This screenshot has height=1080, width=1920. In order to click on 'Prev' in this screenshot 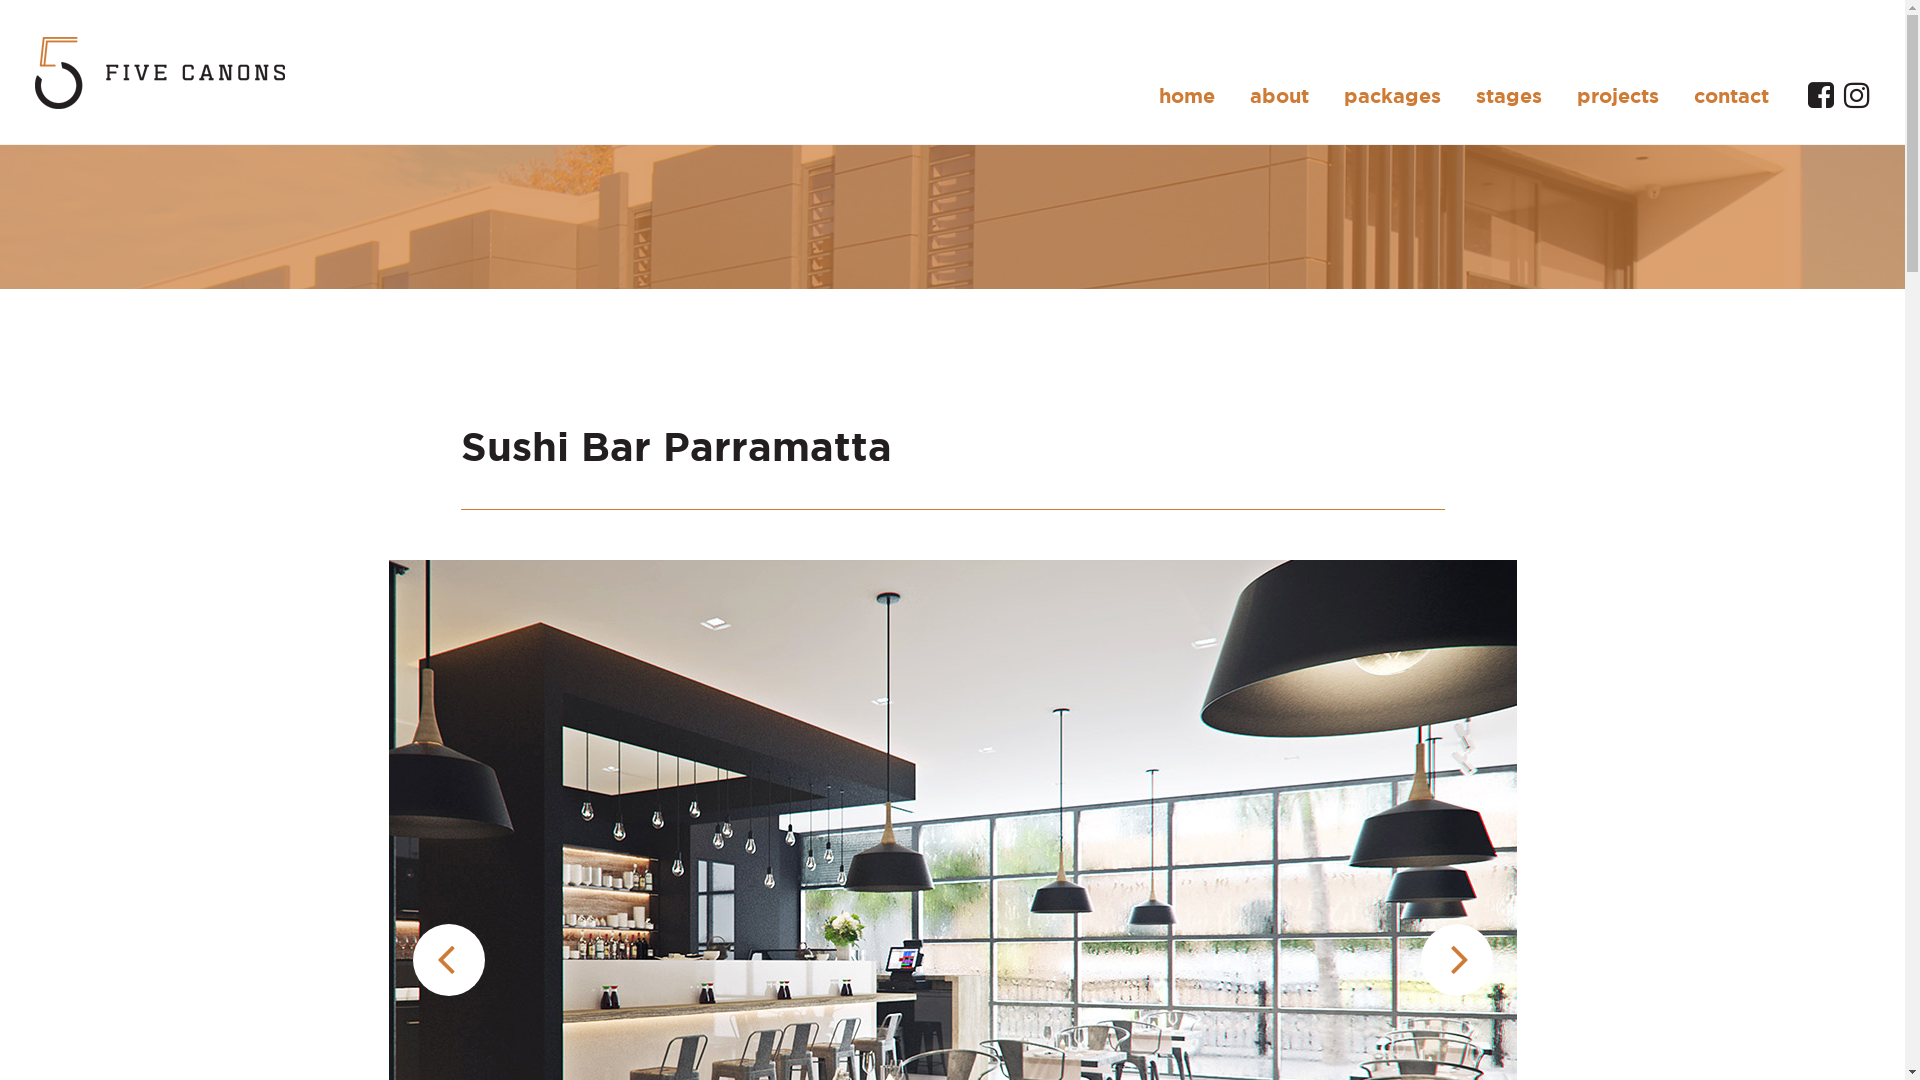, I will do `click(411, 959)`.